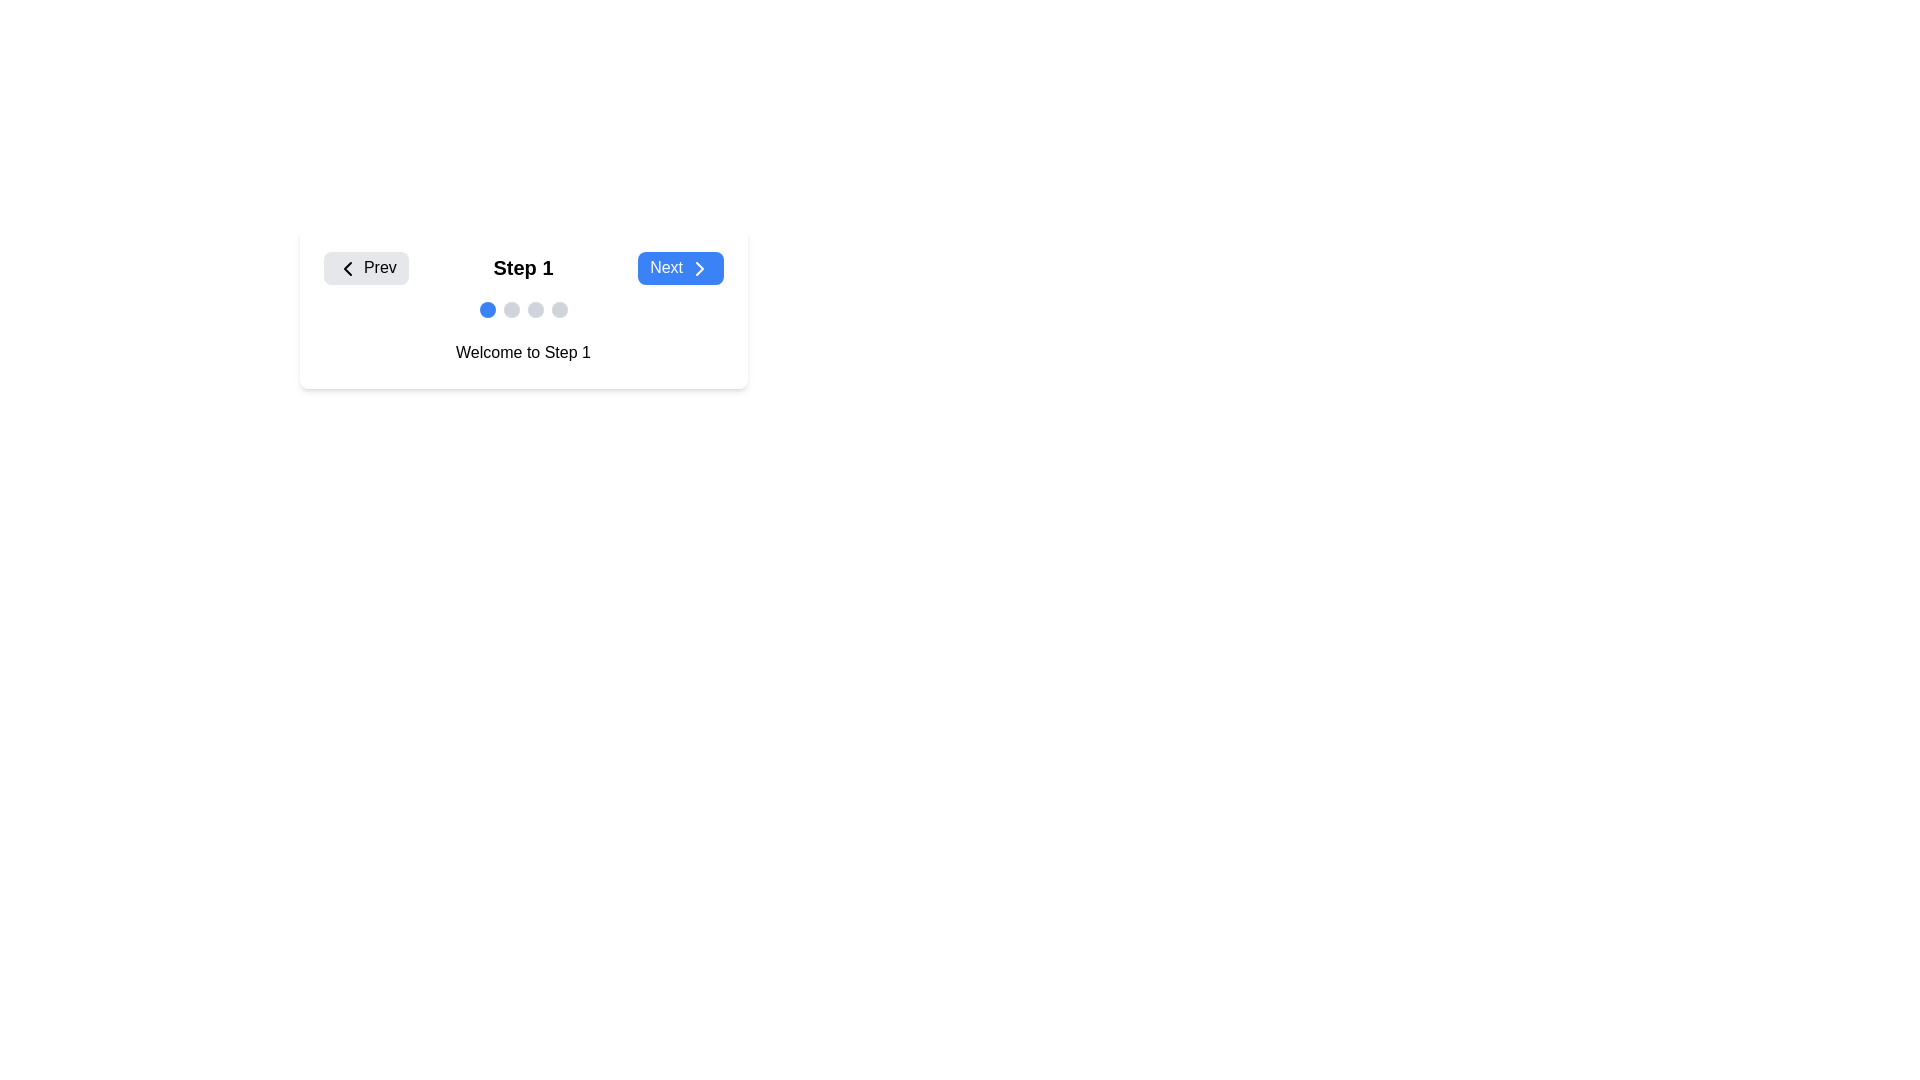  Describe the element at coordinates (347, 267) in the screenshot. I see `the leftward-pointing chevron icon within the 'Prev' button, which has a light gray background and is located at the top-left side of the step navigation interface` at that location.